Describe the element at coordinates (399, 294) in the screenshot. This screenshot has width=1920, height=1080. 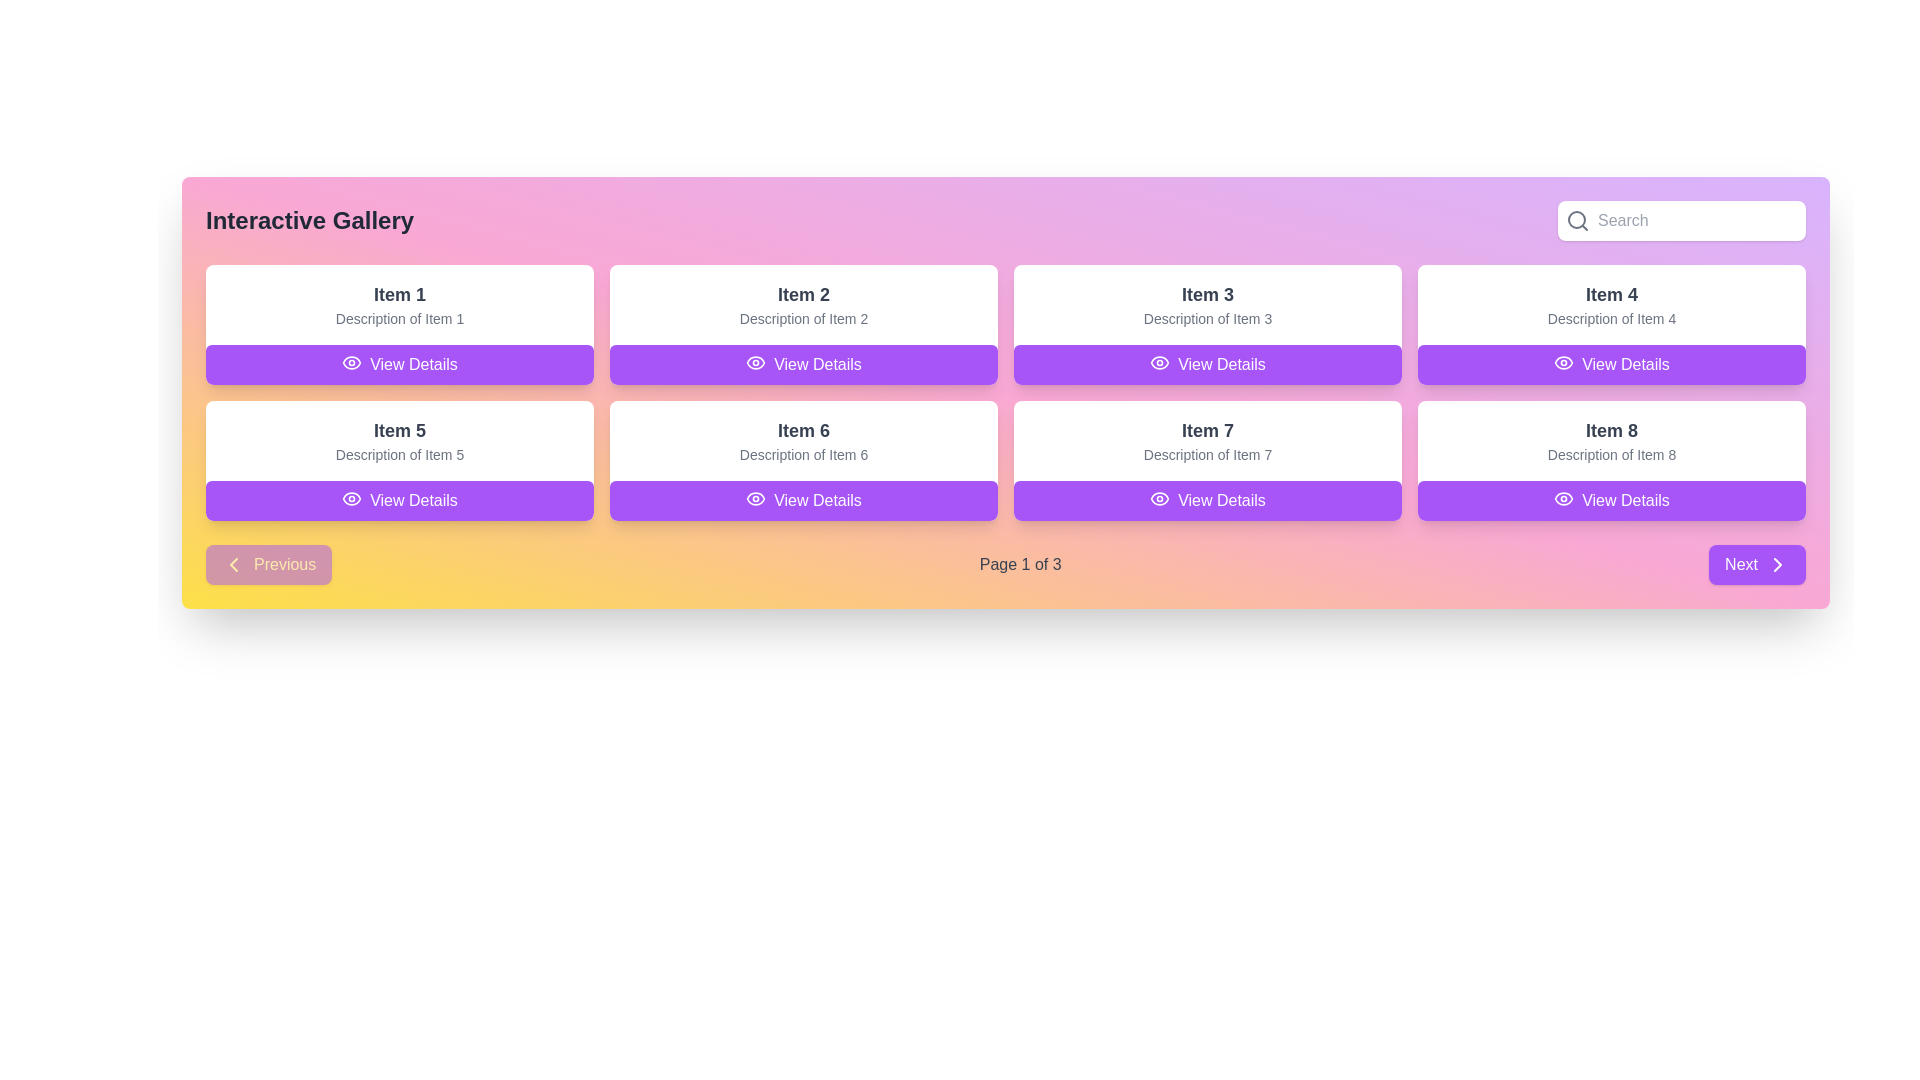
I see `the text label that serves as a title for 'Item 1' in the first card of the grid layout` at that location.